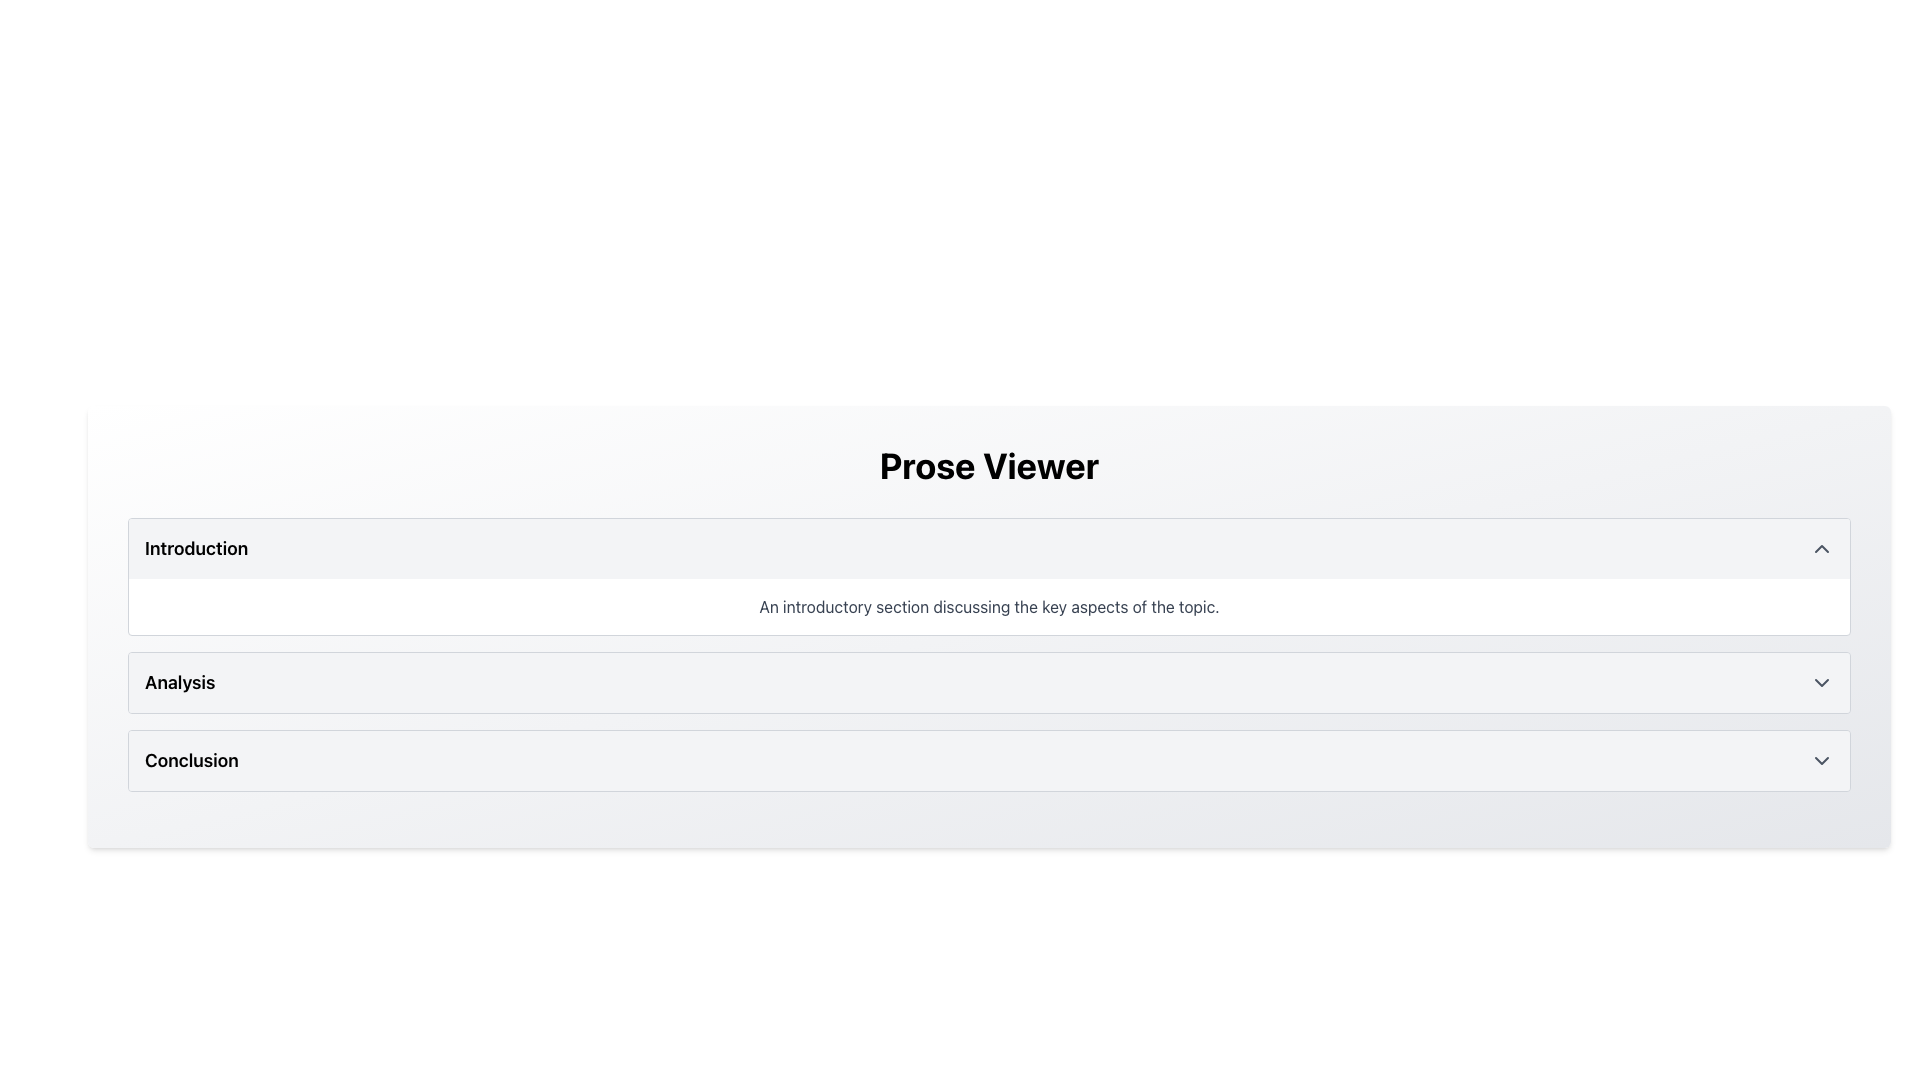  I want to click on the text label in the second section to focus on the section, which is located at the left of the chevron icon for expand/collapse functionality, so click(180, 681).